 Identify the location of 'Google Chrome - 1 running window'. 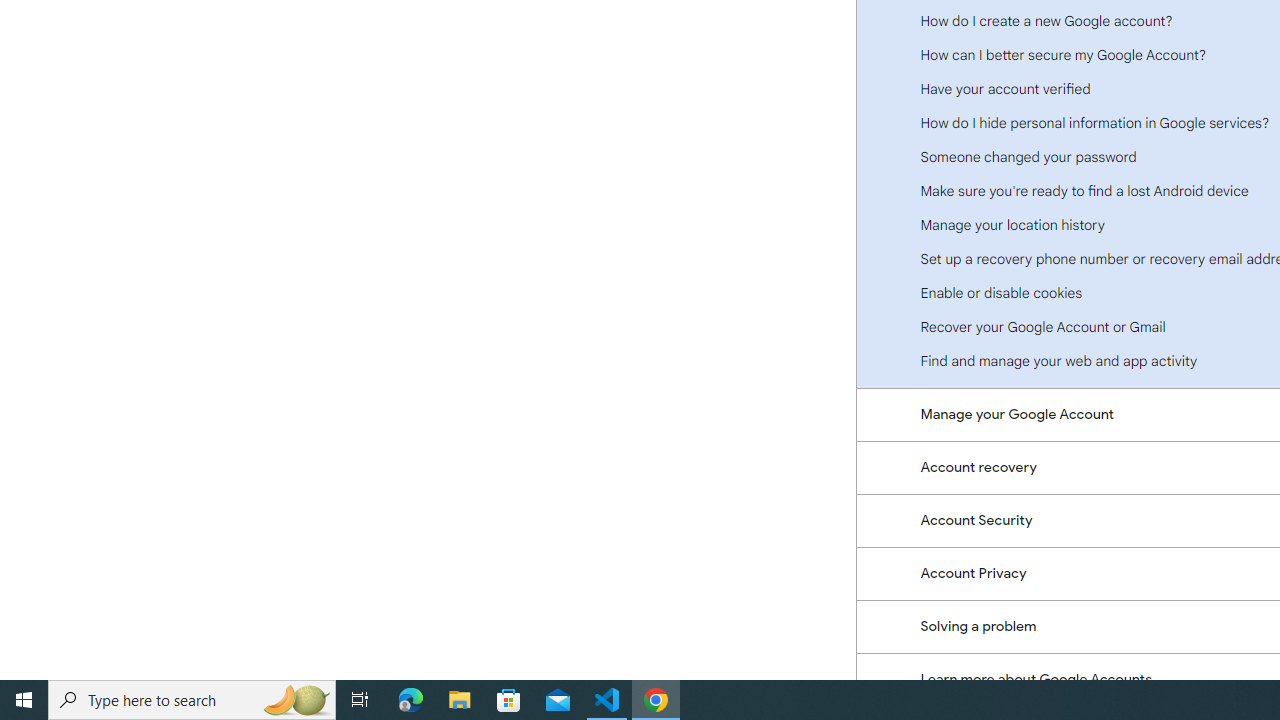
(656, 698).